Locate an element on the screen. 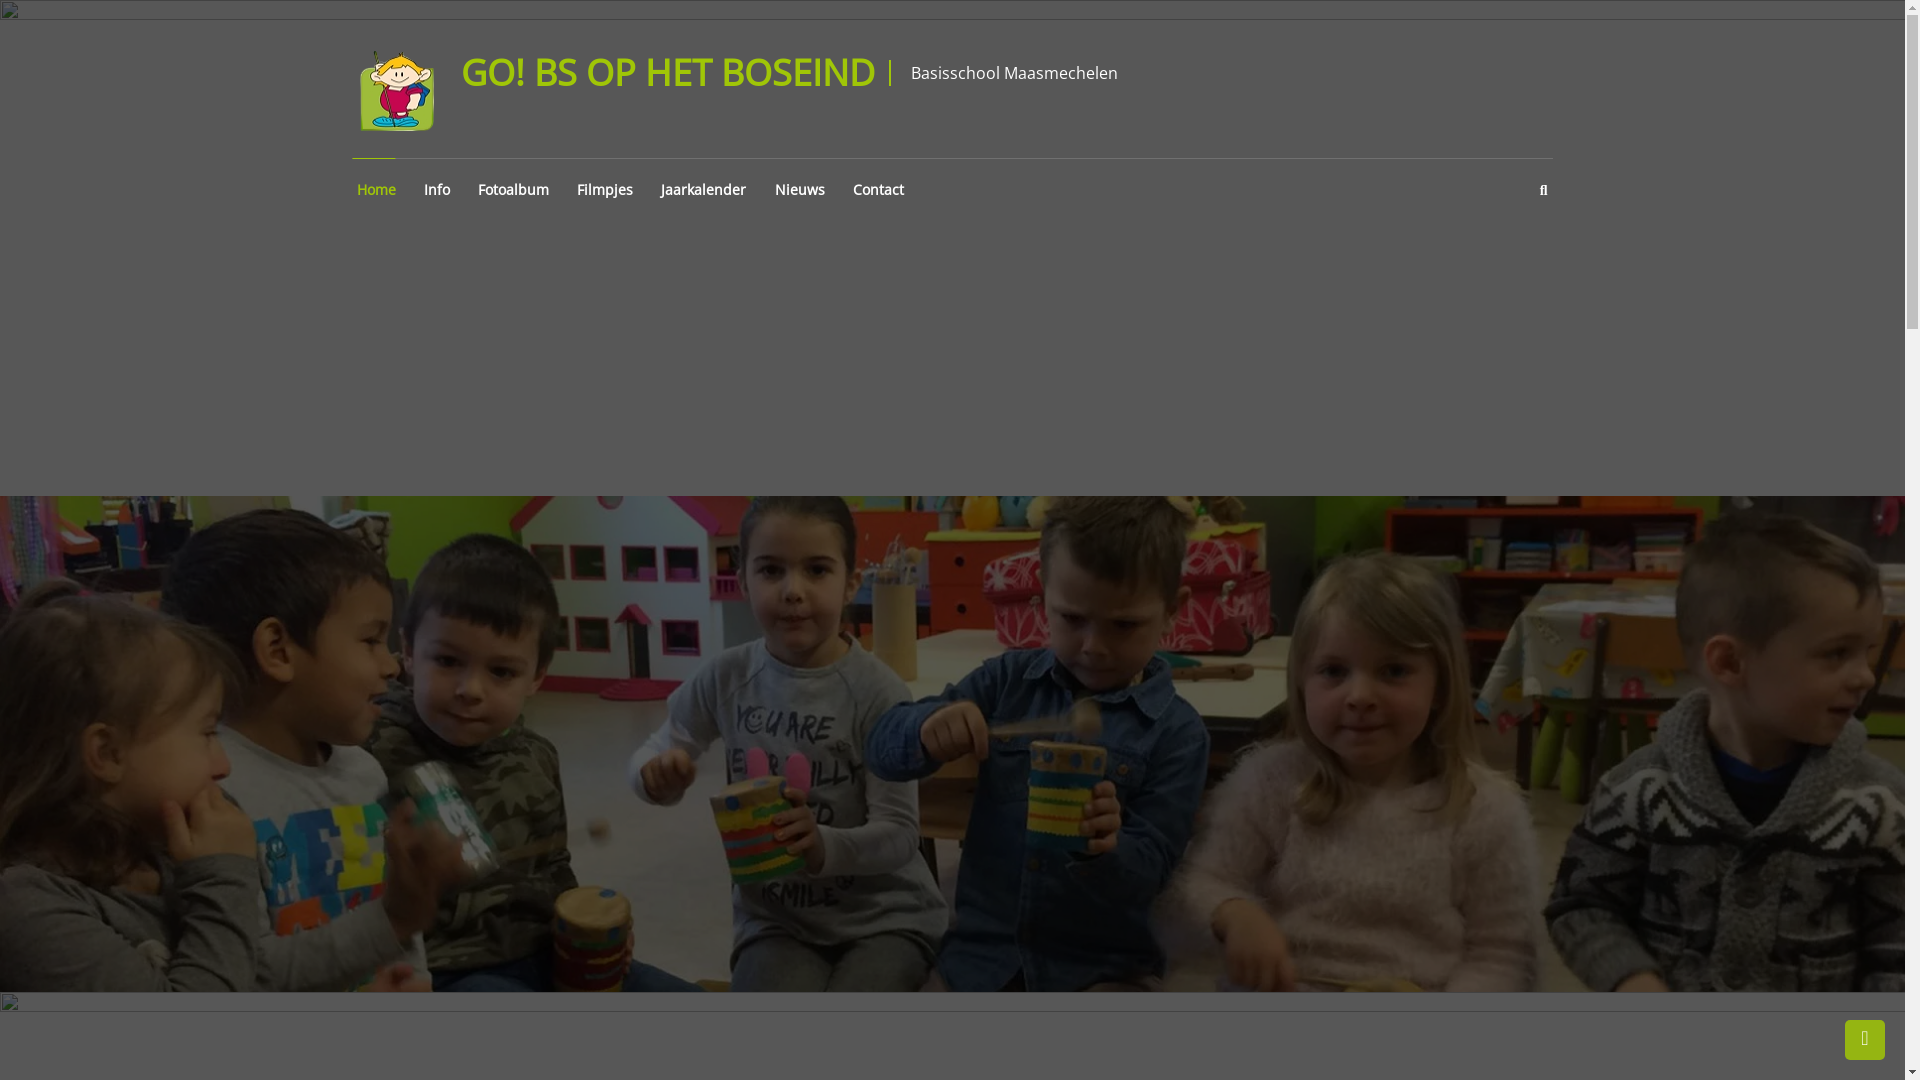 The image size is (1920, 1080). 'Home' is located at coordinates (373, 189).